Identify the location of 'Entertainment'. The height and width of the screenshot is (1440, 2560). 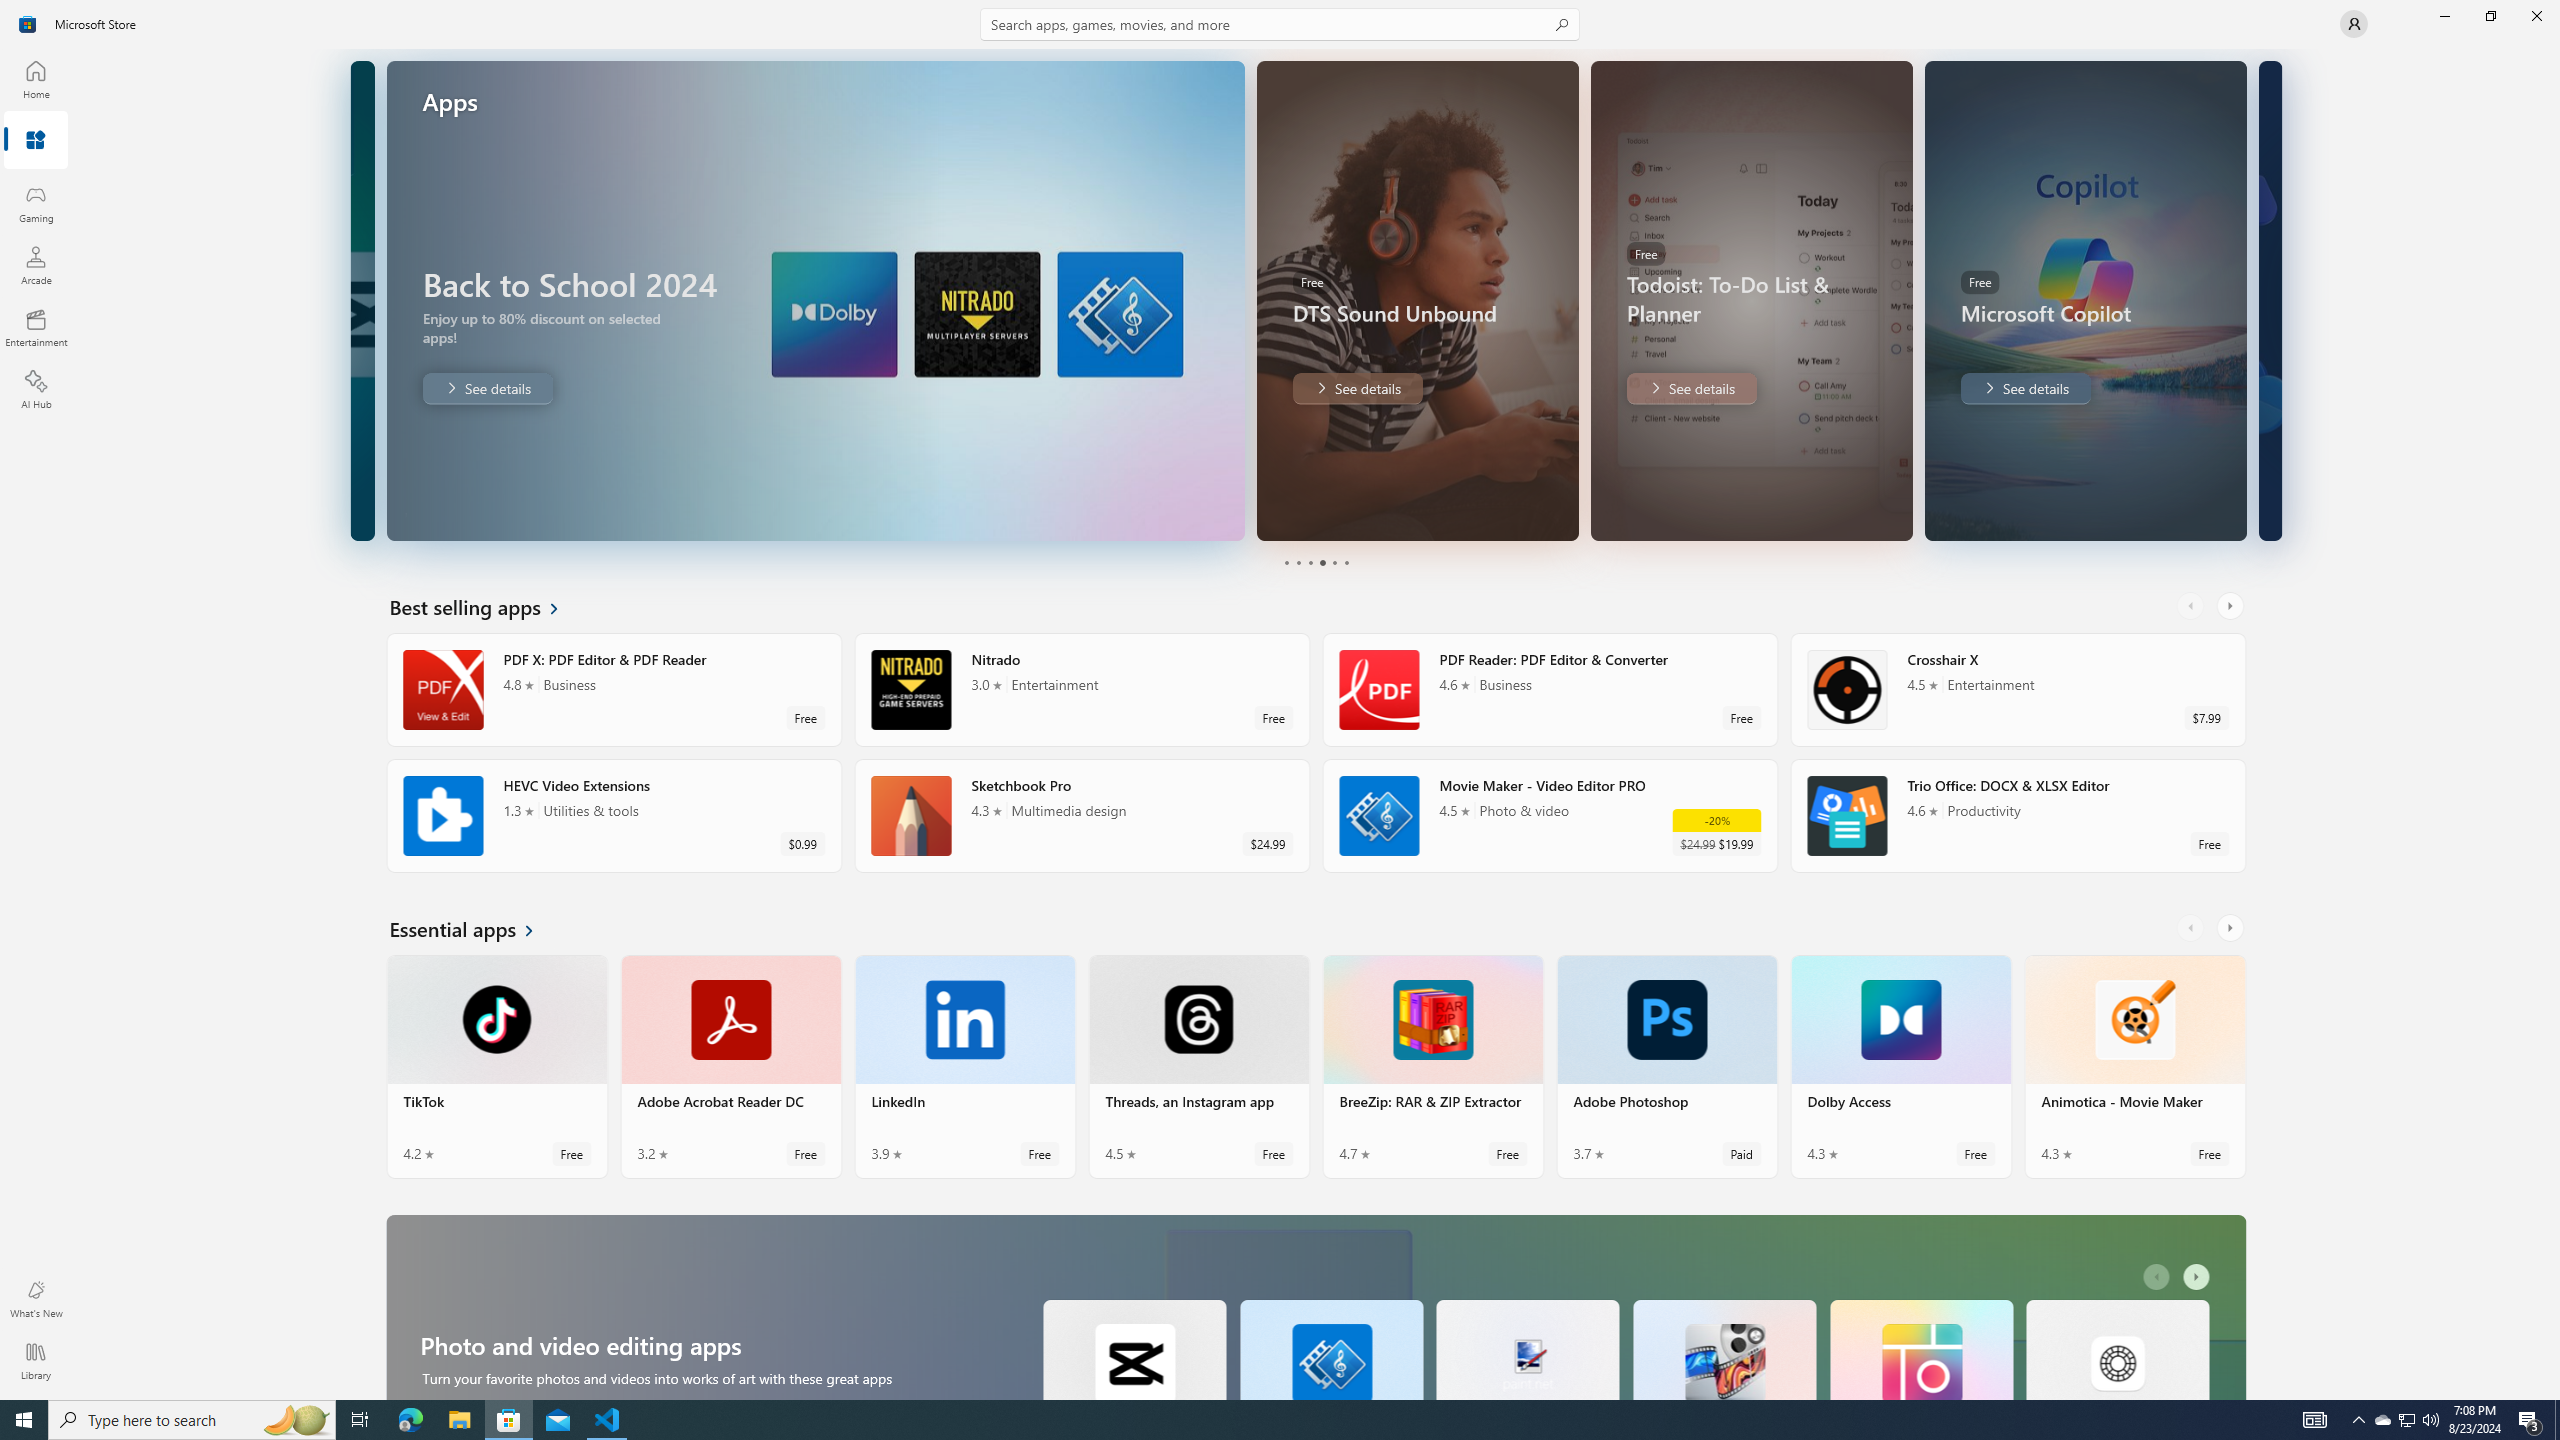
(34, 326).